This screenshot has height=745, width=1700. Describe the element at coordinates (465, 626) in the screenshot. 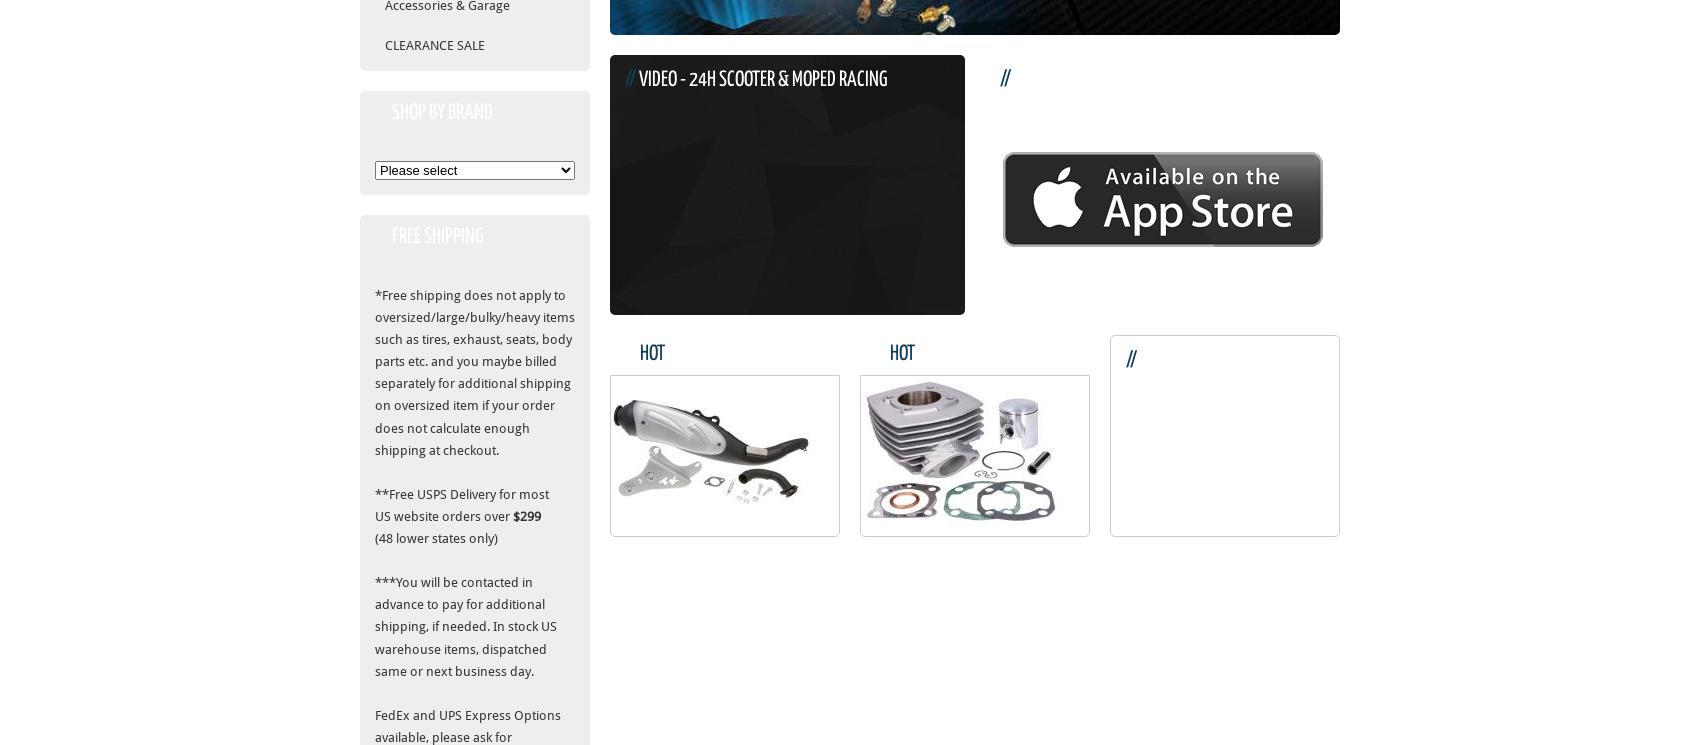

I see `'***You will be contacted in advance to pay for additional shipping, if needed.   
In stock US warehouse items, dispatched same or next business day.'` at that location.